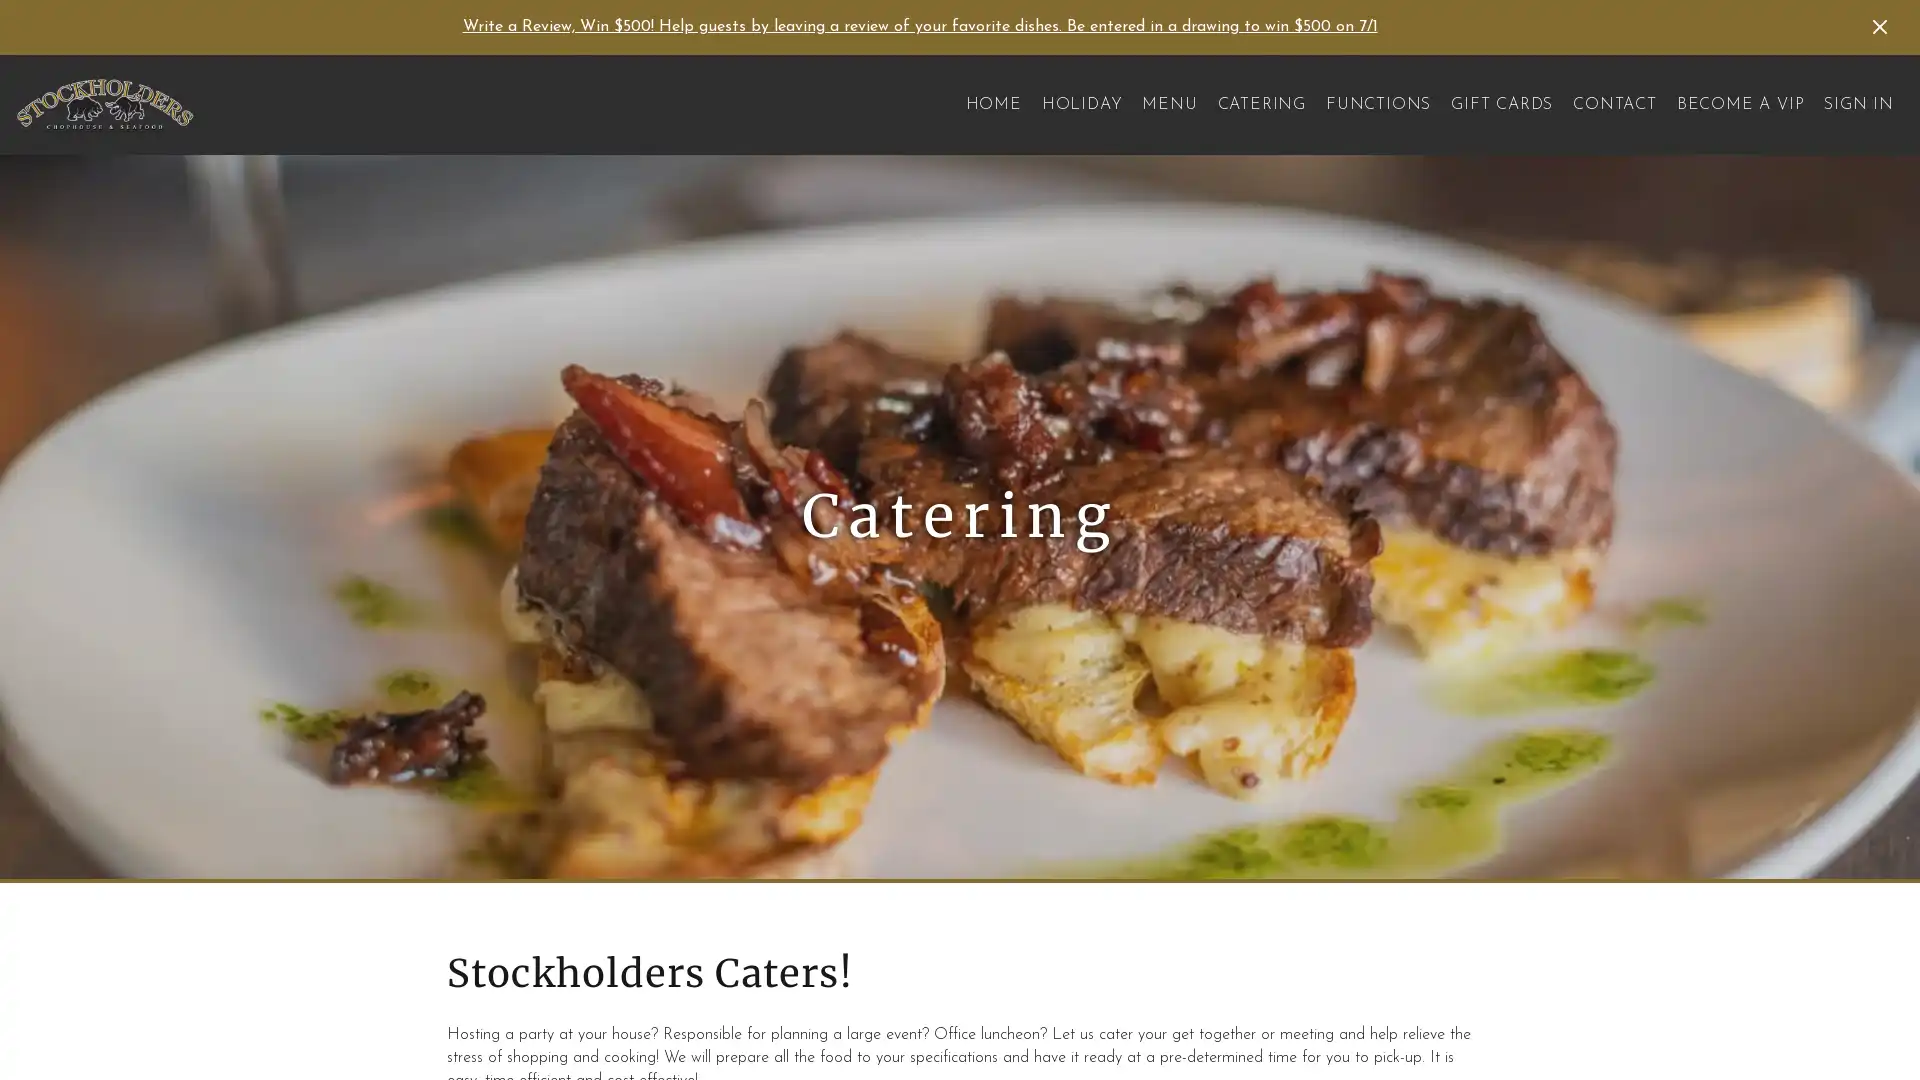 The height and width of the screenshot is (1080, 1920). I want to click on SIGN IN, so click(1857, 104).